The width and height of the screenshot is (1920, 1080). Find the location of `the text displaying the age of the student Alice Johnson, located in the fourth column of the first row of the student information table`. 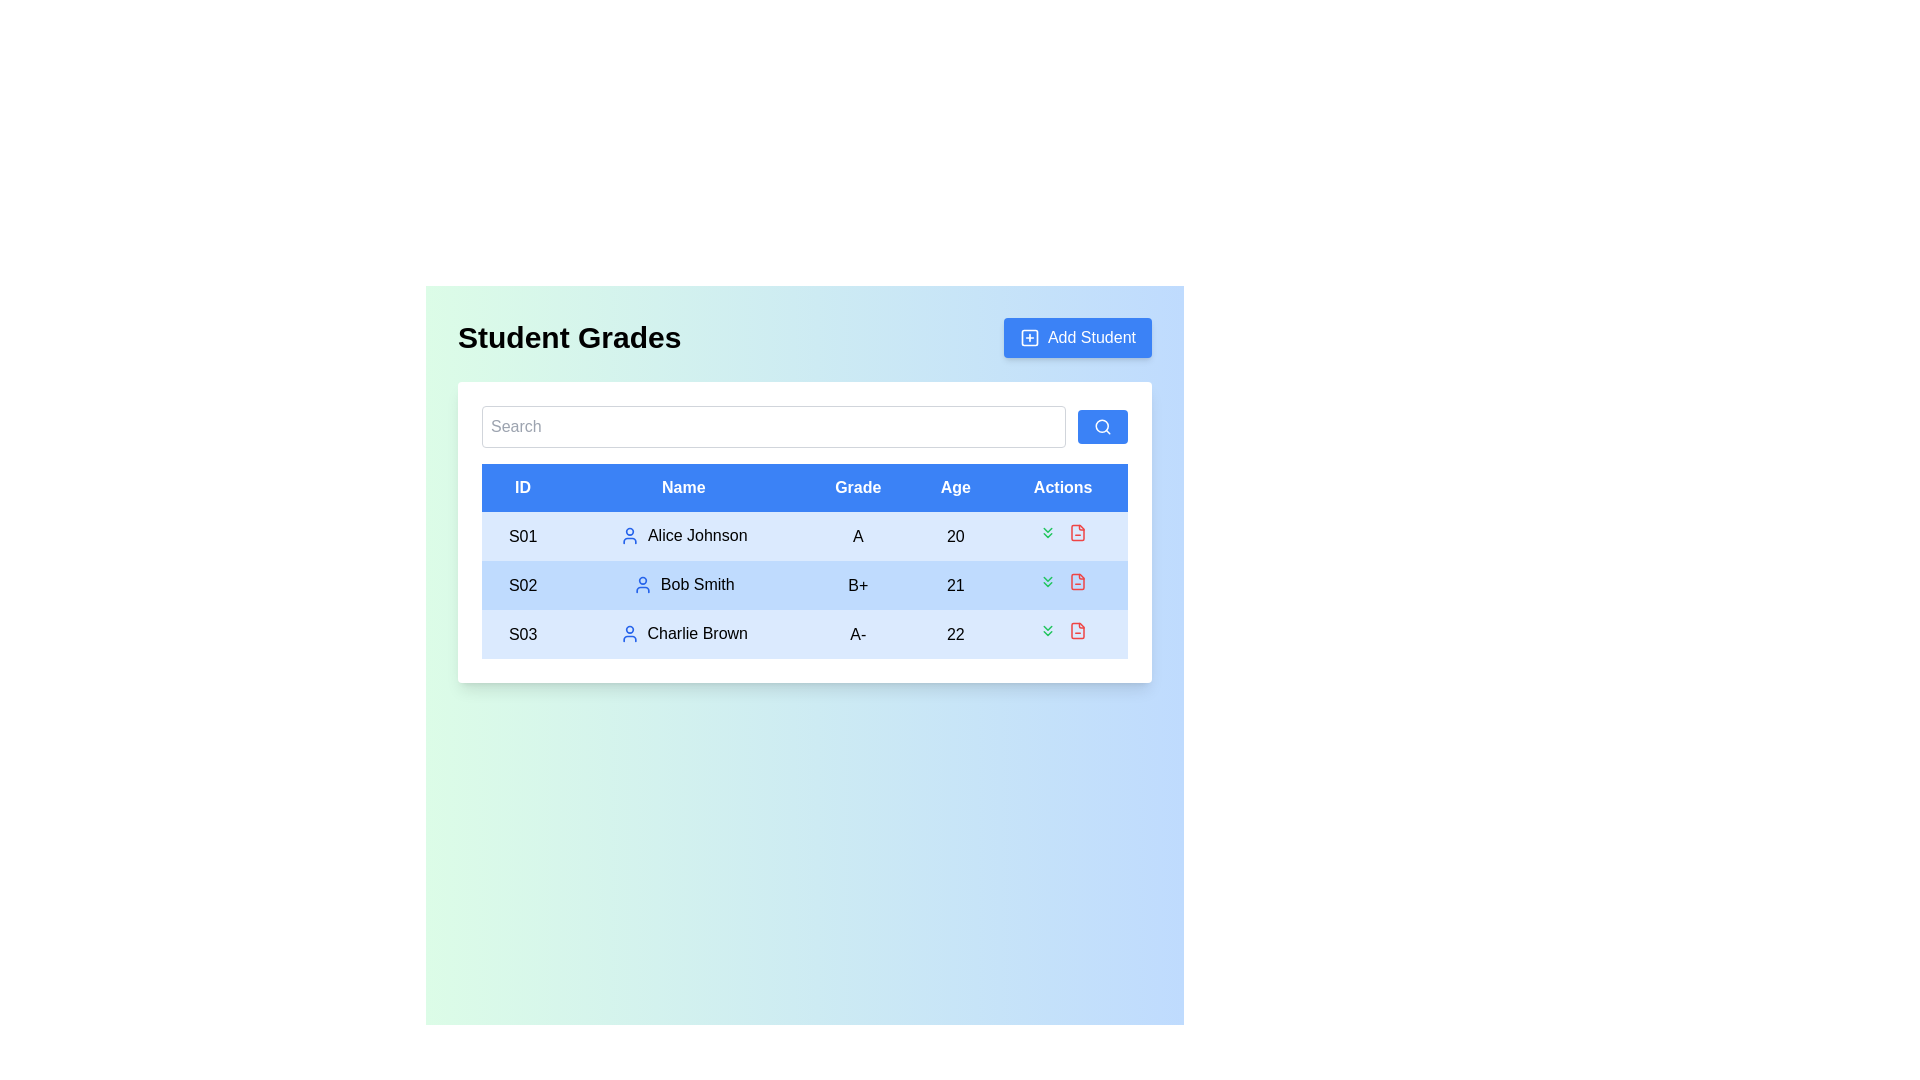

the text displaying the age of the student Alice Johnson, located in the fourth column of the first row of the student information table is located at coordinates (954, 535).